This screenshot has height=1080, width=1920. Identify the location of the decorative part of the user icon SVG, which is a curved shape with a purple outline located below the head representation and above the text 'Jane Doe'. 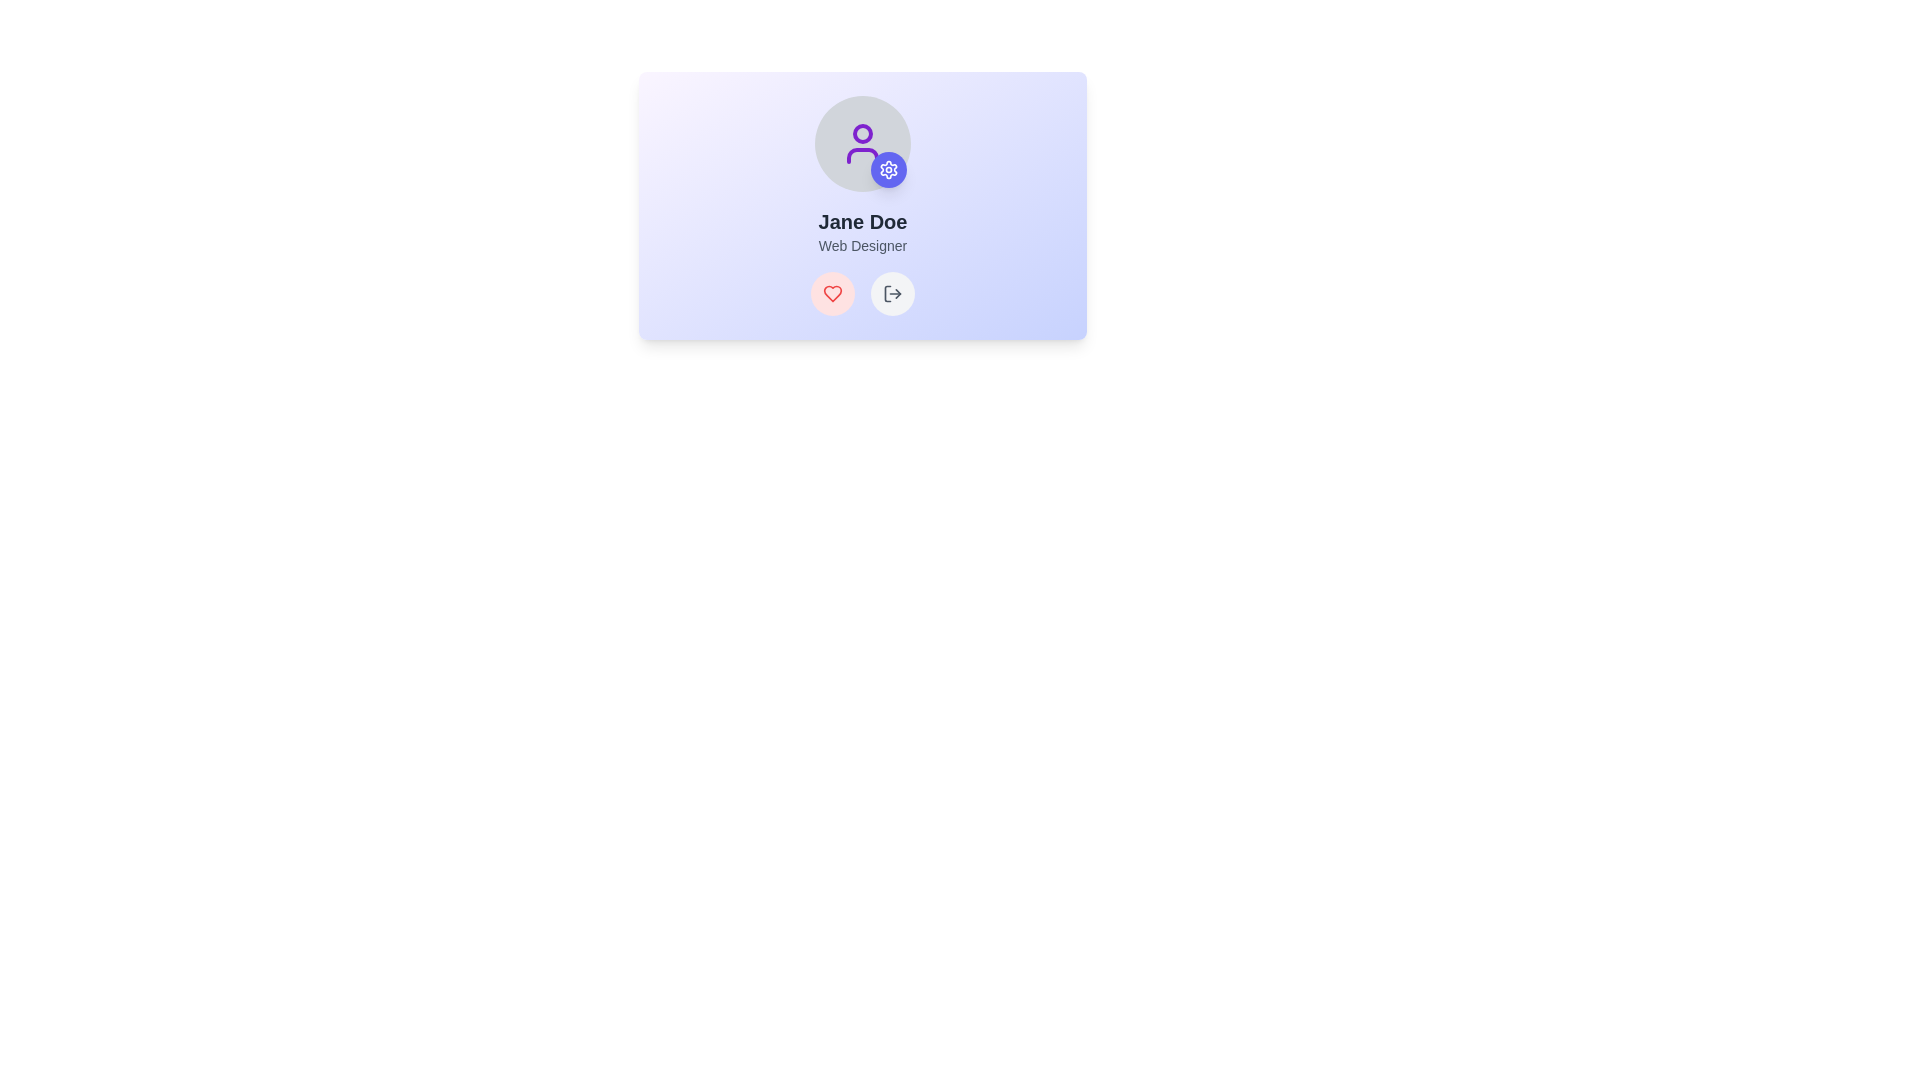
(863, 154).